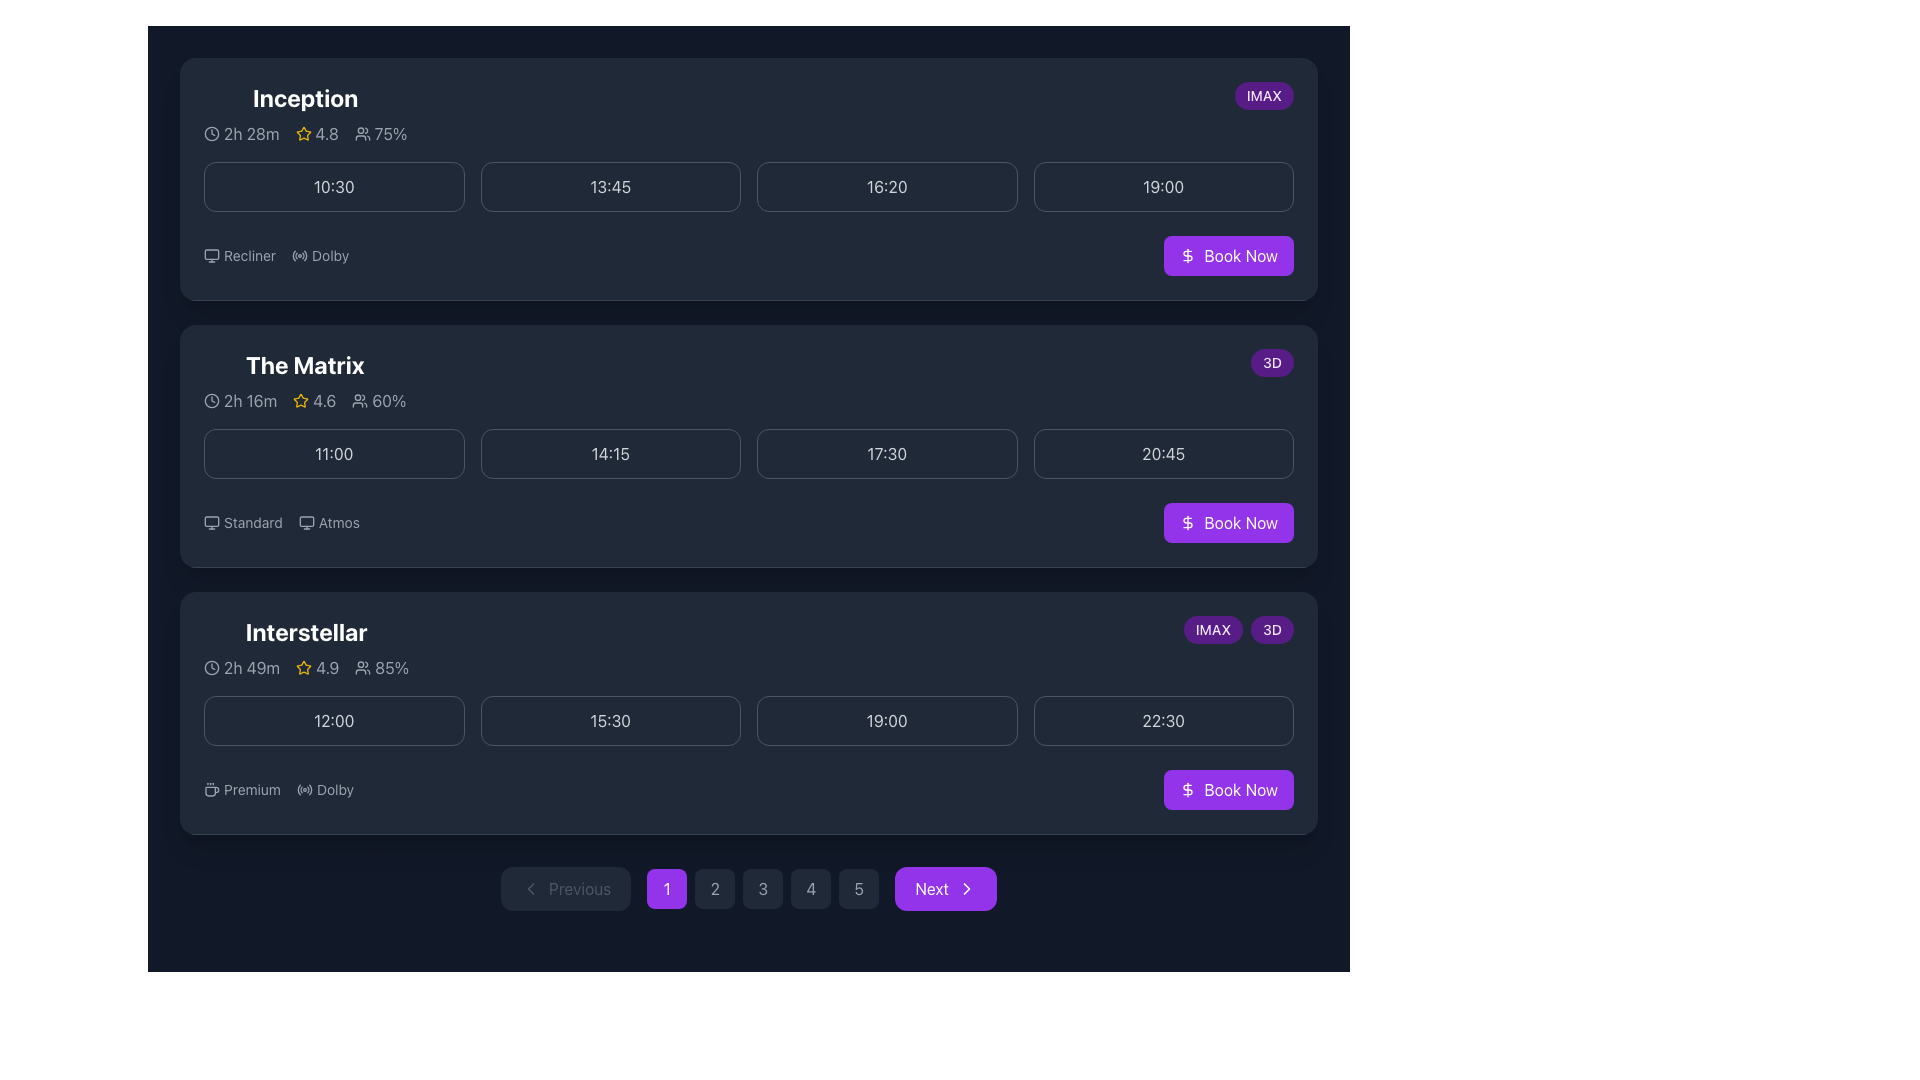 Image resolution: width=1920 pixels, height=1080 pixels. Describe the element at coordinates (1228, 254) in the screenshot. I see `the 'Book Now' button with a purple background and white text, located in the top-right area of the movie 'Inception' section, to initiate the booking process` at that location.